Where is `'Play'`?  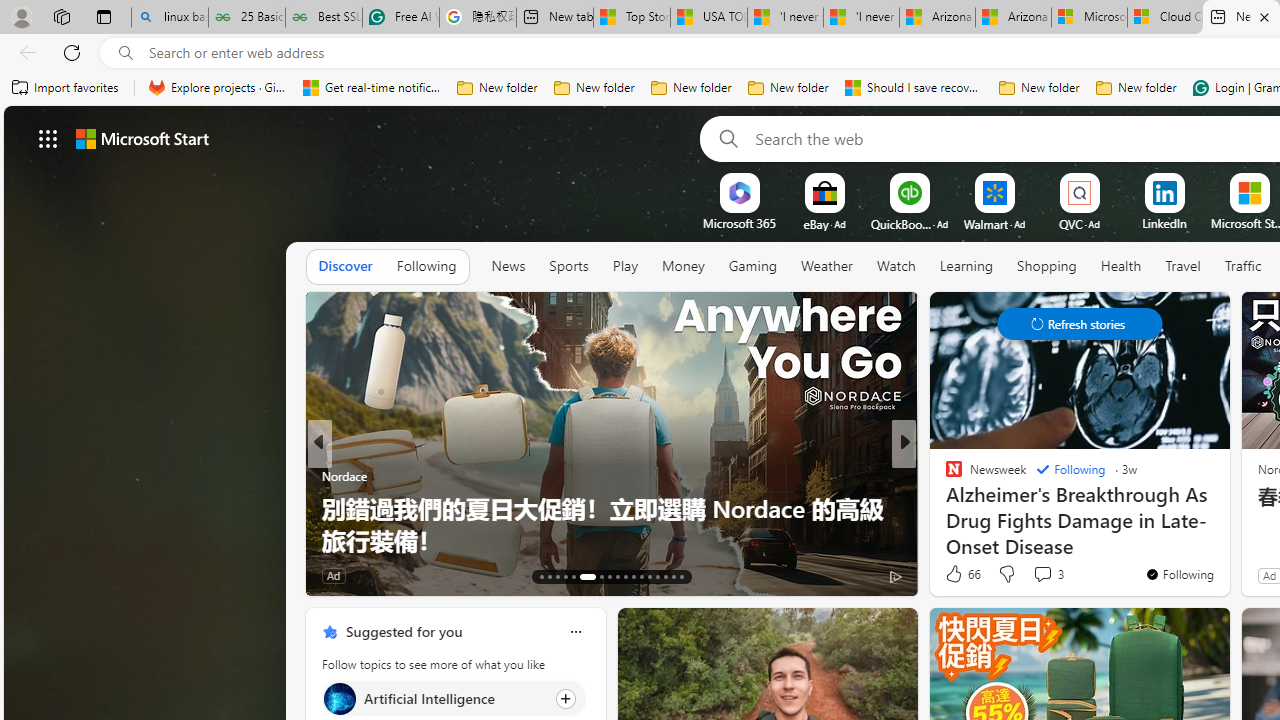 'Play' is located at coordinates (624, 266).